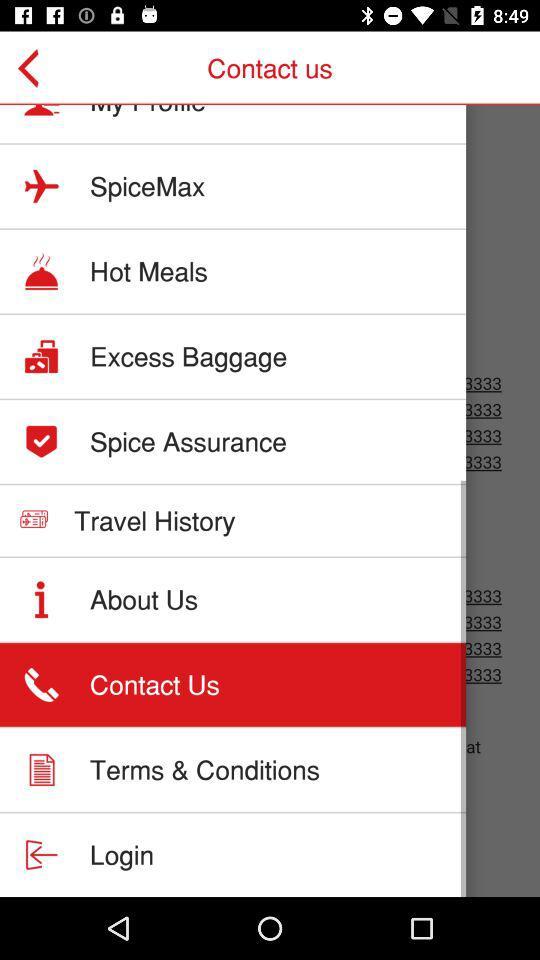  I want to click on the about us item, so click(143, 599).